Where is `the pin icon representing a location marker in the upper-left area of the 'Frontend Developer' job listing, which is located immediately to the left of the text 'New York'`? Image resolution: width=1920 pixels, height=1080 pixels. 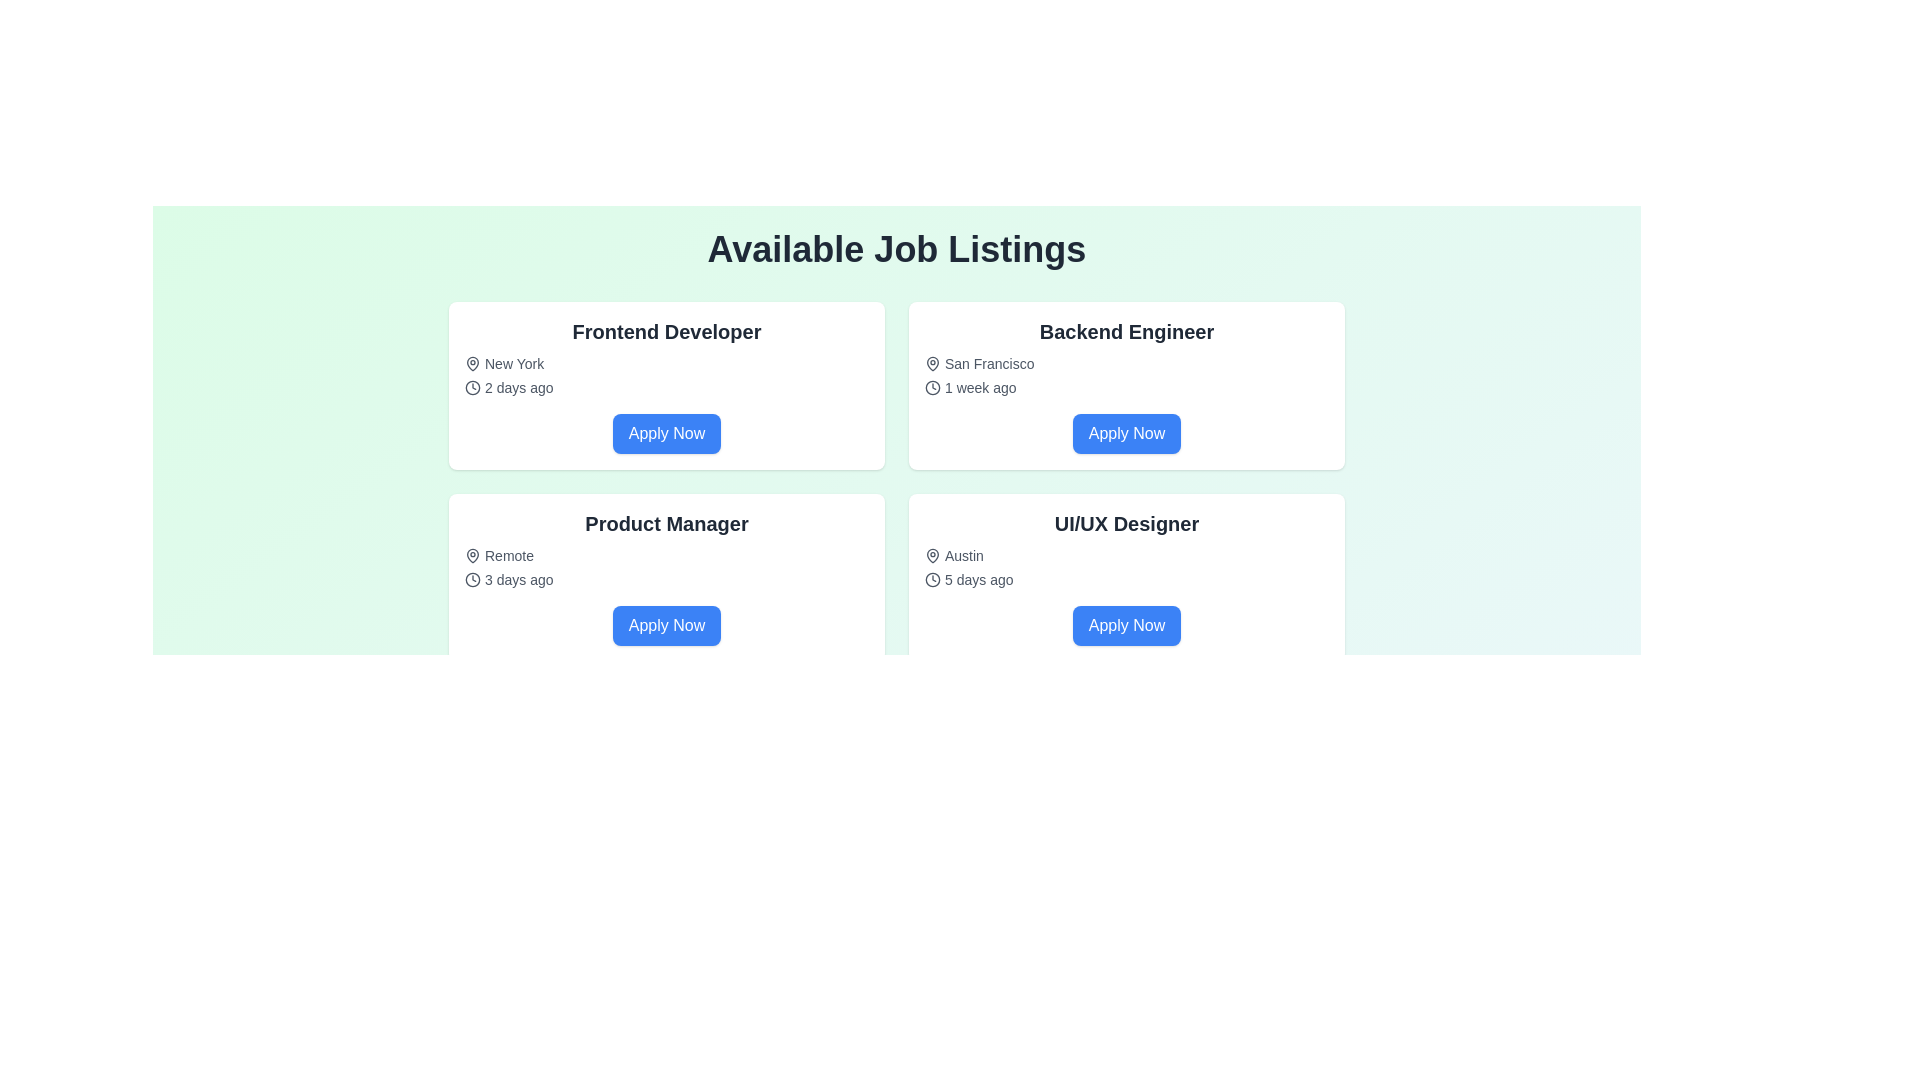
the pin icon representing a location marker in the upper-left area of the 'Frontend Developer' job listing, which is located immediately to the left of the text 'New York' is located at coordinates (472, 362).